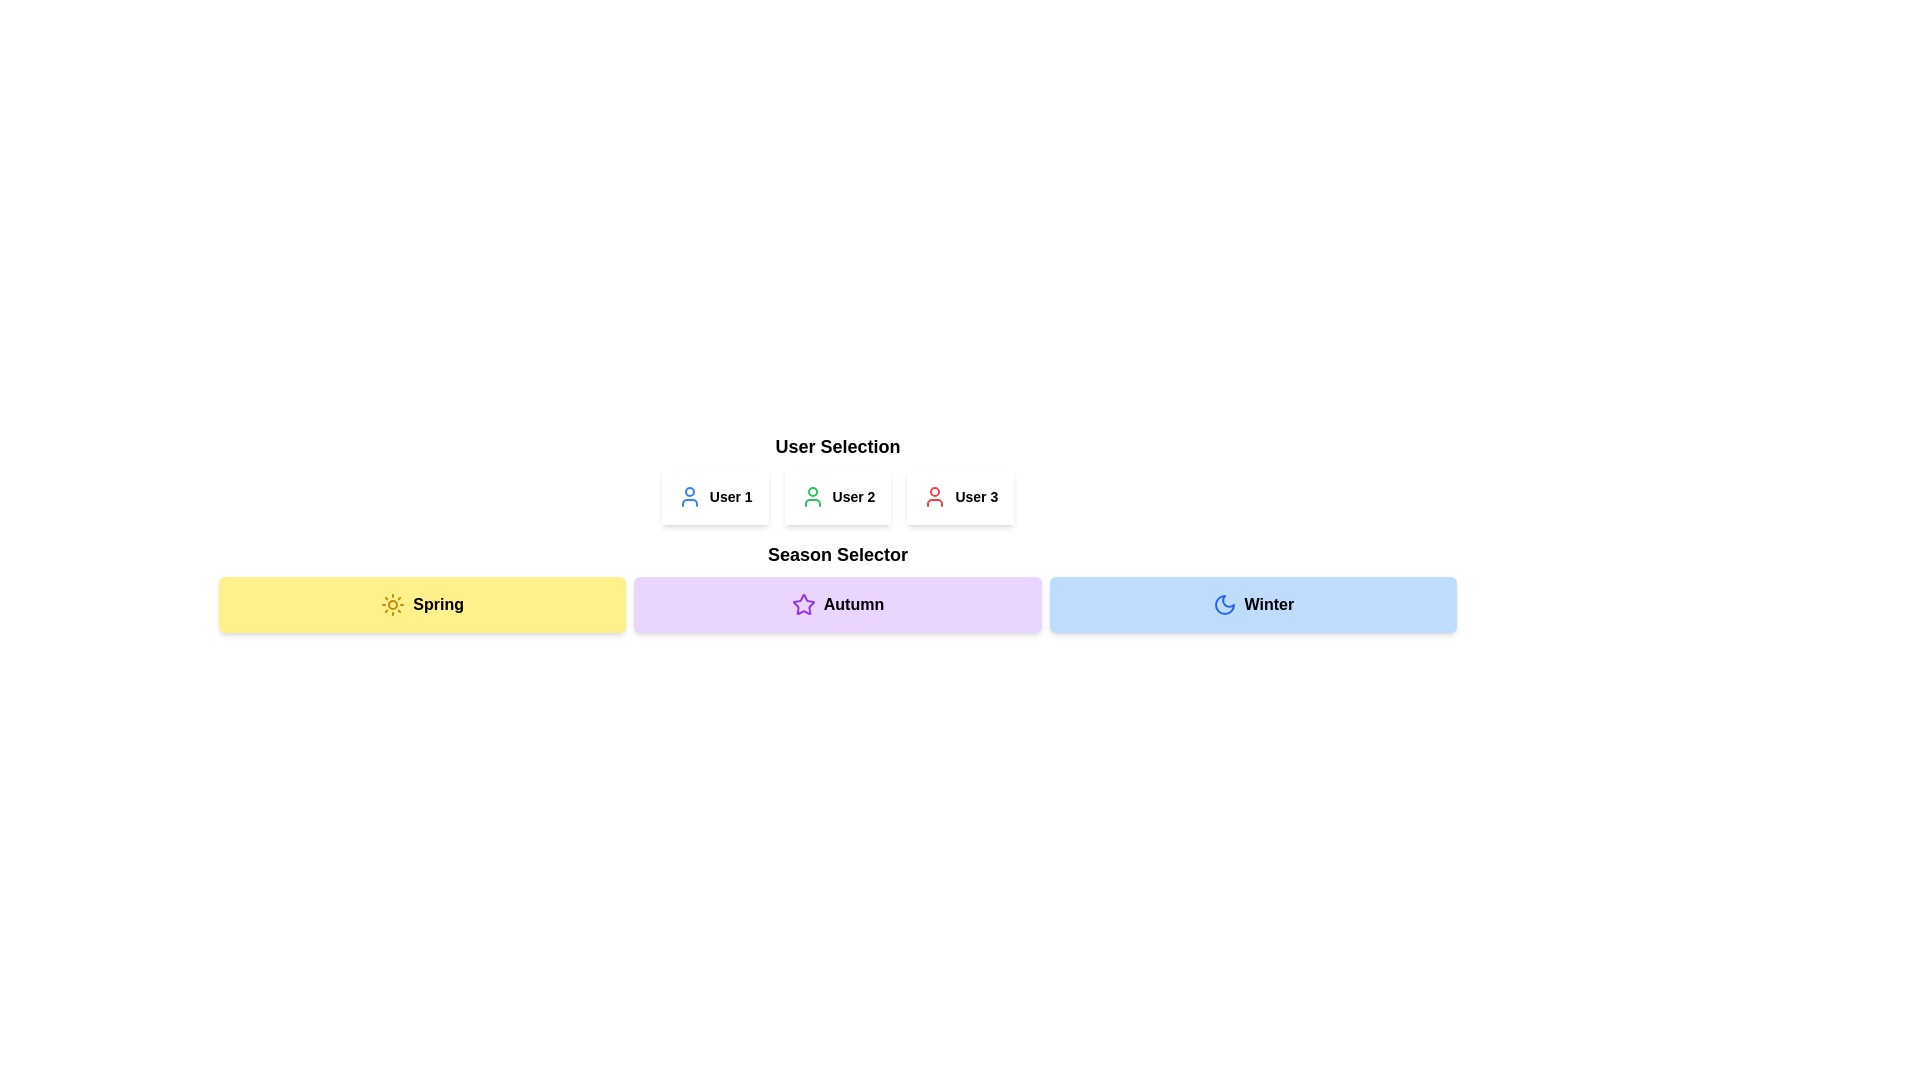 This screenshot has height=1080, width=1920. Describe the element at coordinates (393, 604) in the screenshot. I see `the 'Spring' season icon located within the yellow box labeled 'Spring' at the bottom of the interface` at that location.